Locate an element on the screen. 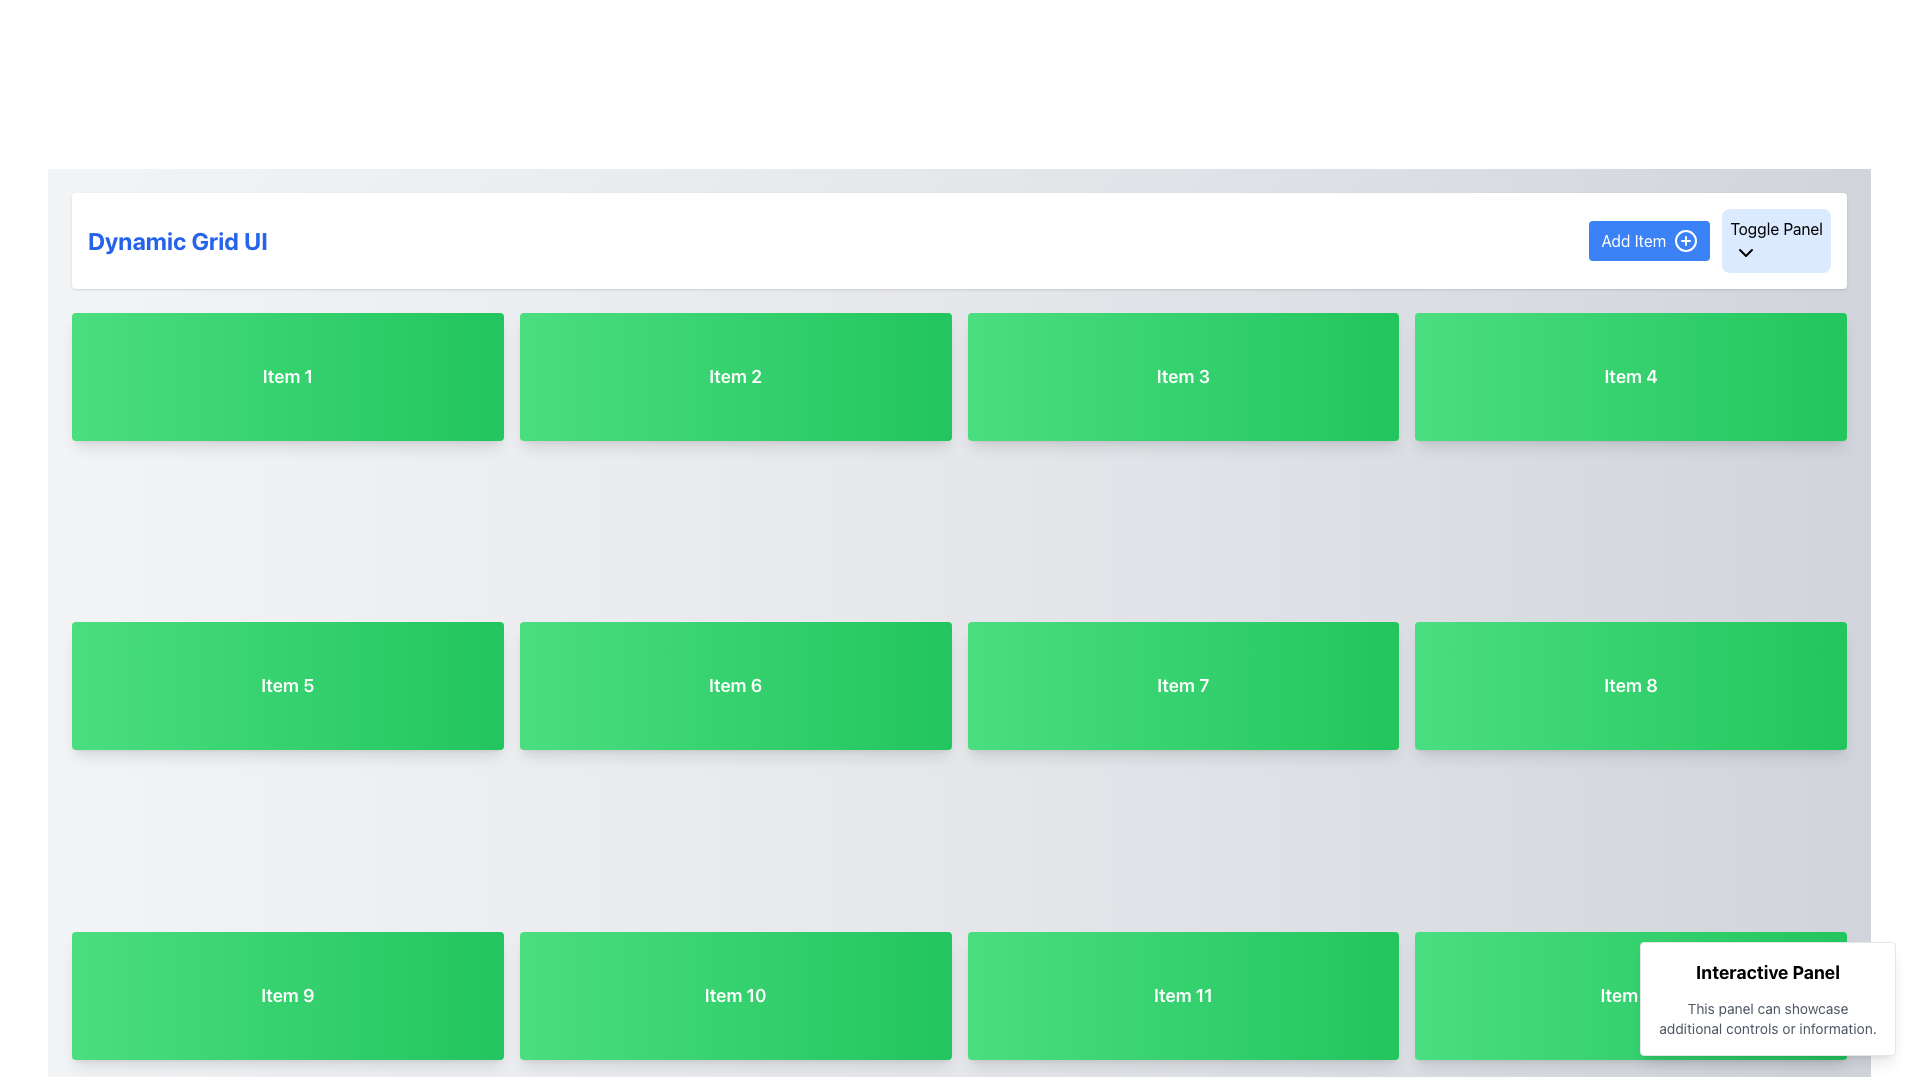 This screenshot has height=1080, width=1920. the button located in the top-right part of the interface, to the left of the 'Toggle Panel' button is located at coordinates (1649, 239).